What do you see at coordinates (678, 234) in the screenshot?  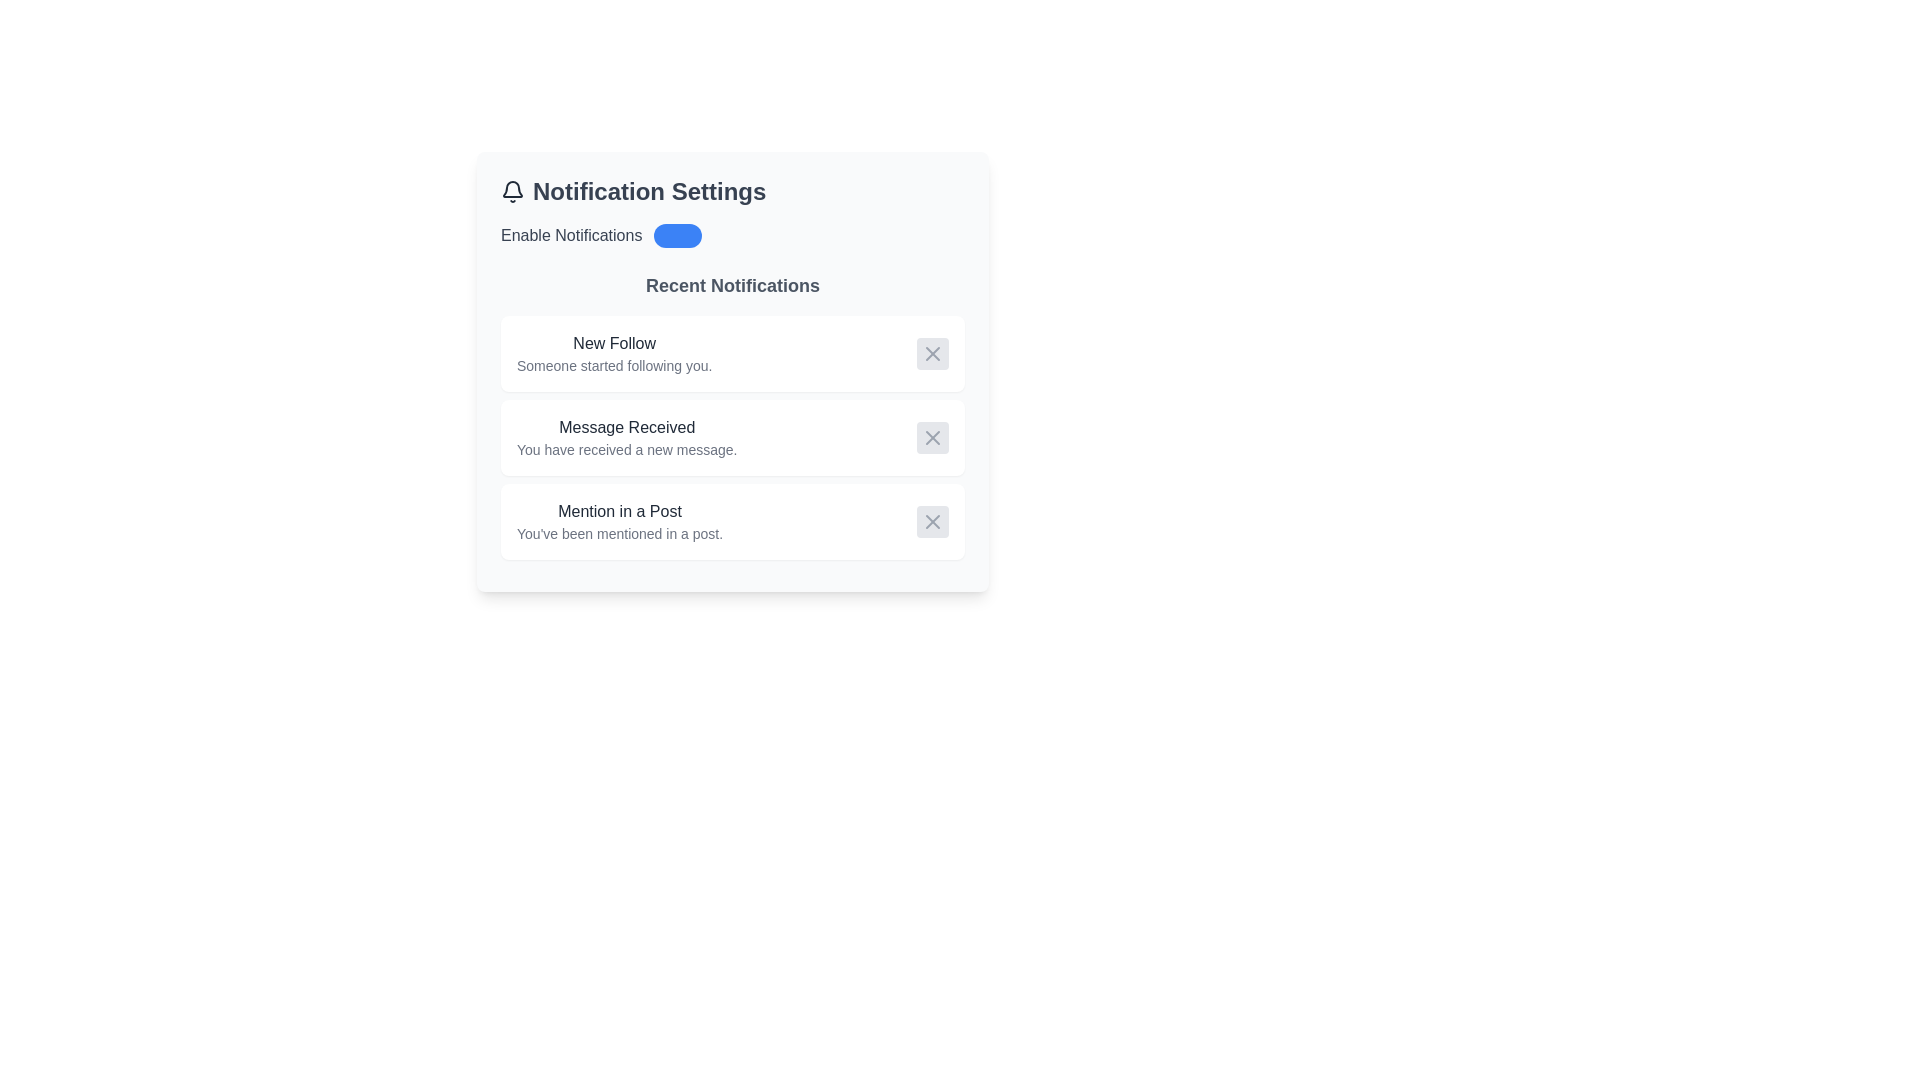 I see `the toggle switch located to the right of 'Enable Notifications'` at bounding box center [678, 234].